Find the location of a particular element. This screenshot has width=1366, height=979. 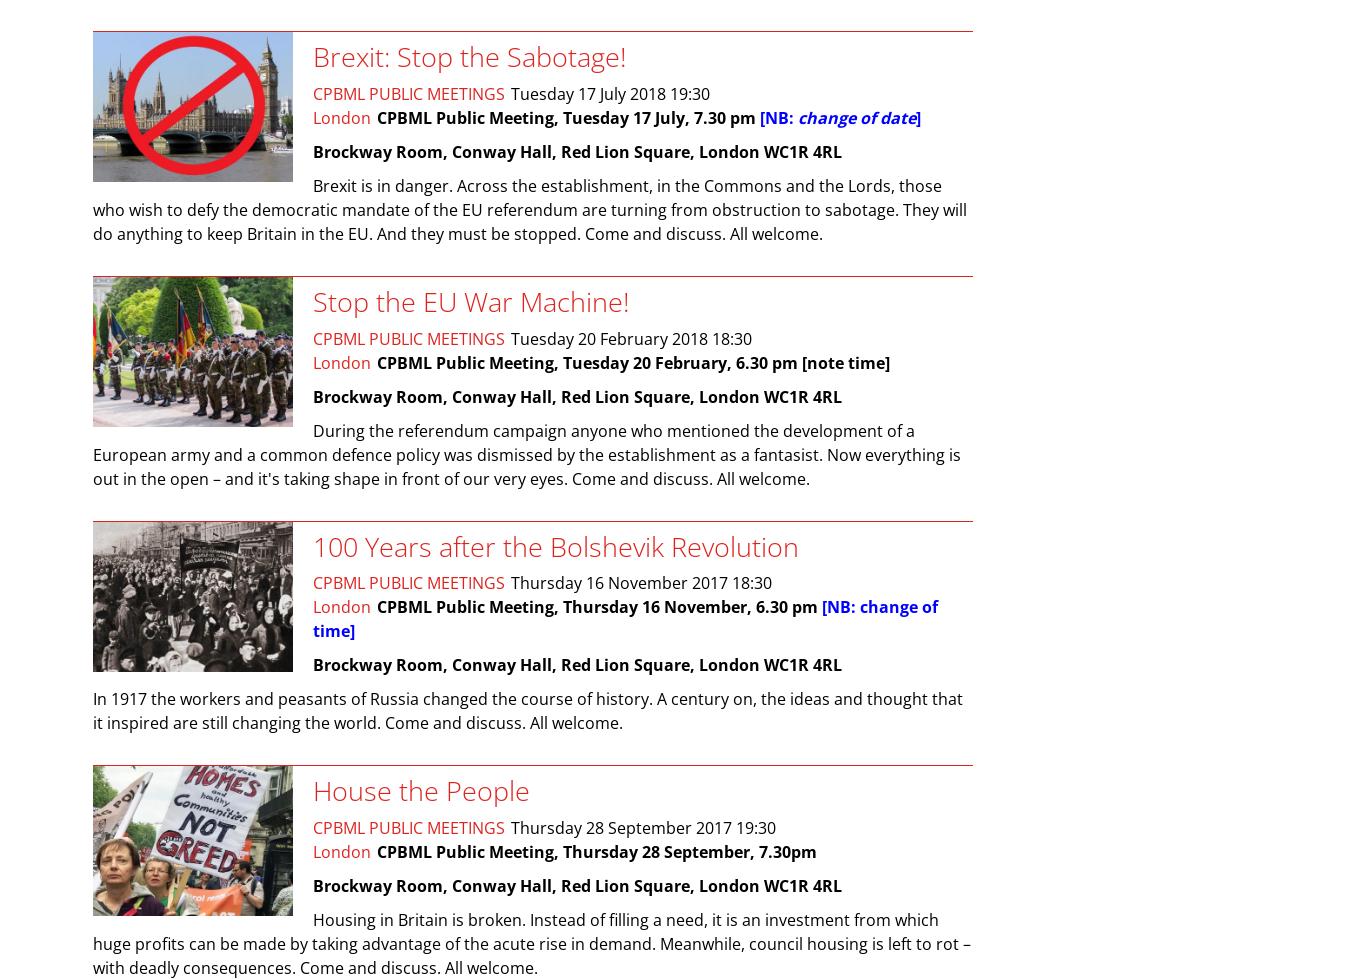

'Thursday 16 November 2017 18:30' is located at coordinates (640, 581).